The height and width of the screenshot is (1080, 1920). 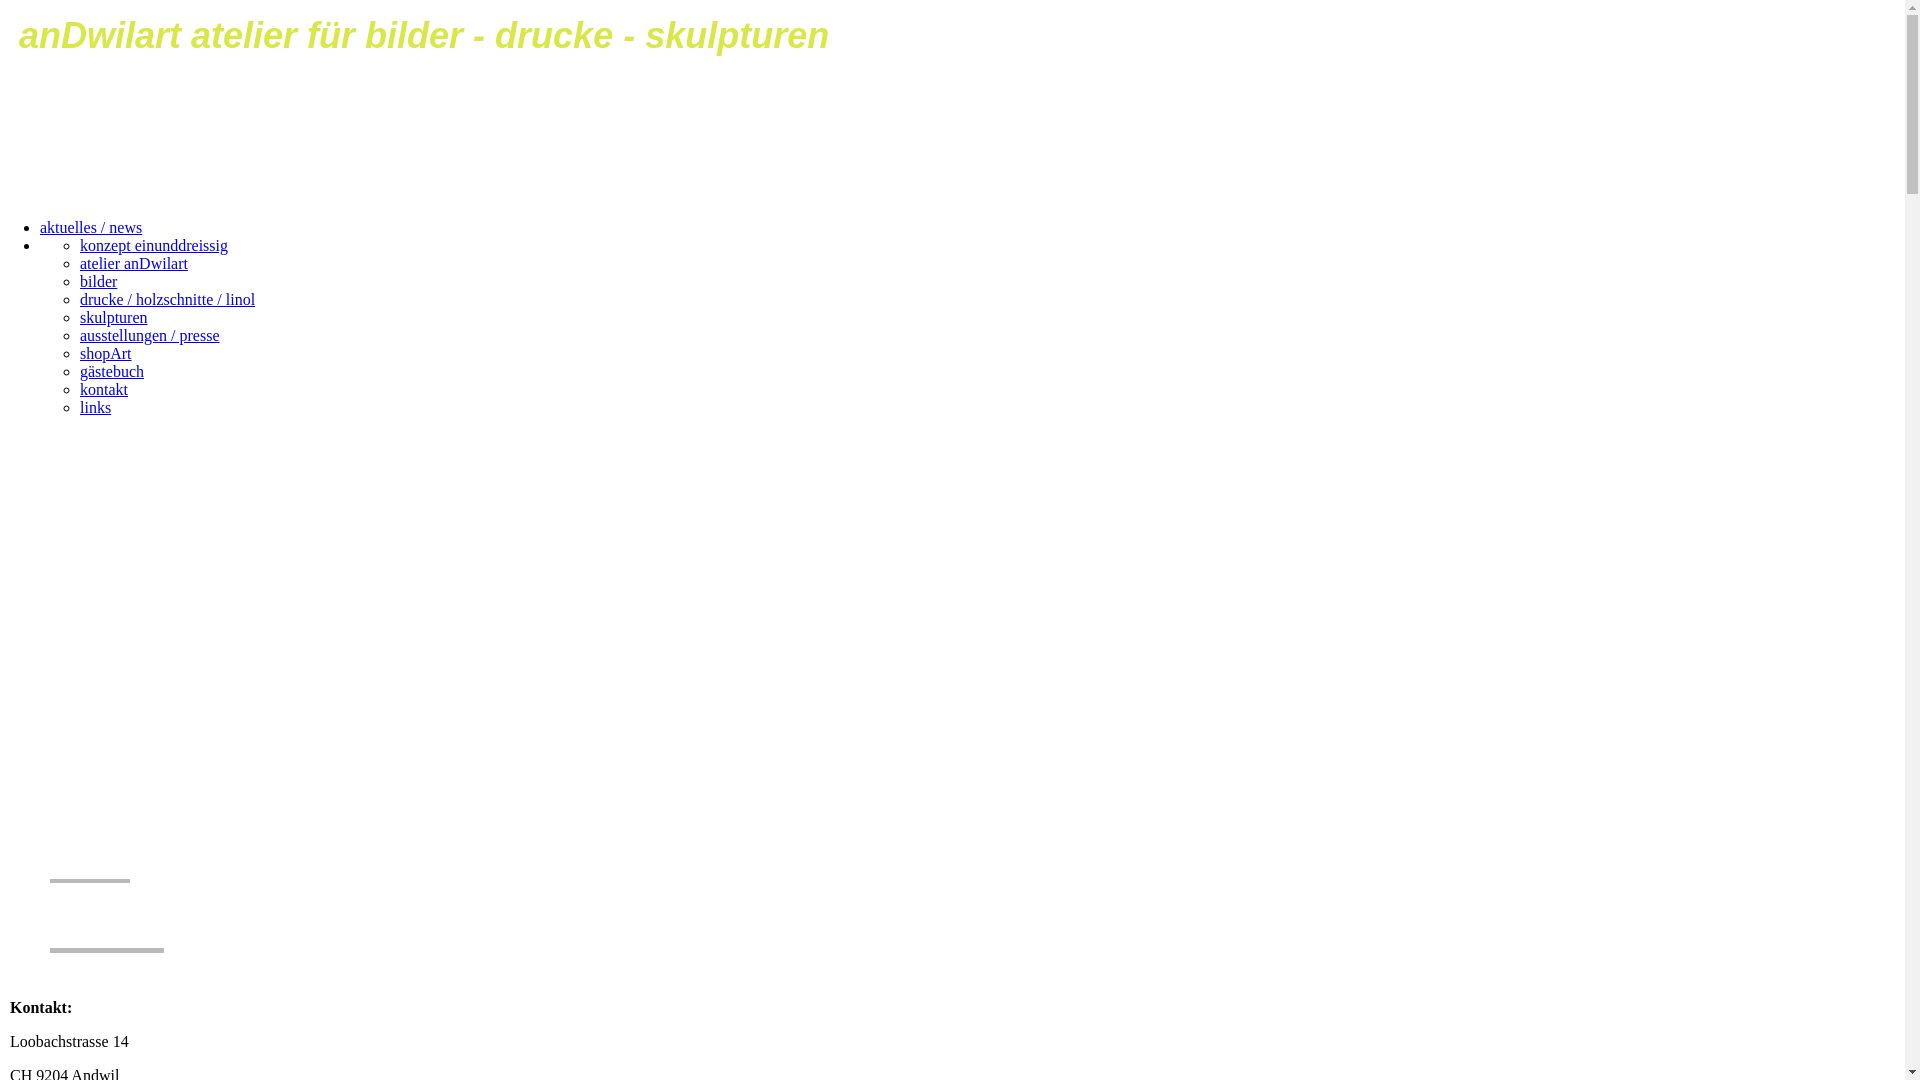 What do you see at coordinates (148, 334) in the screenshot?
I see `'ausstellungen / presse'` at bounding box center [148, 334].